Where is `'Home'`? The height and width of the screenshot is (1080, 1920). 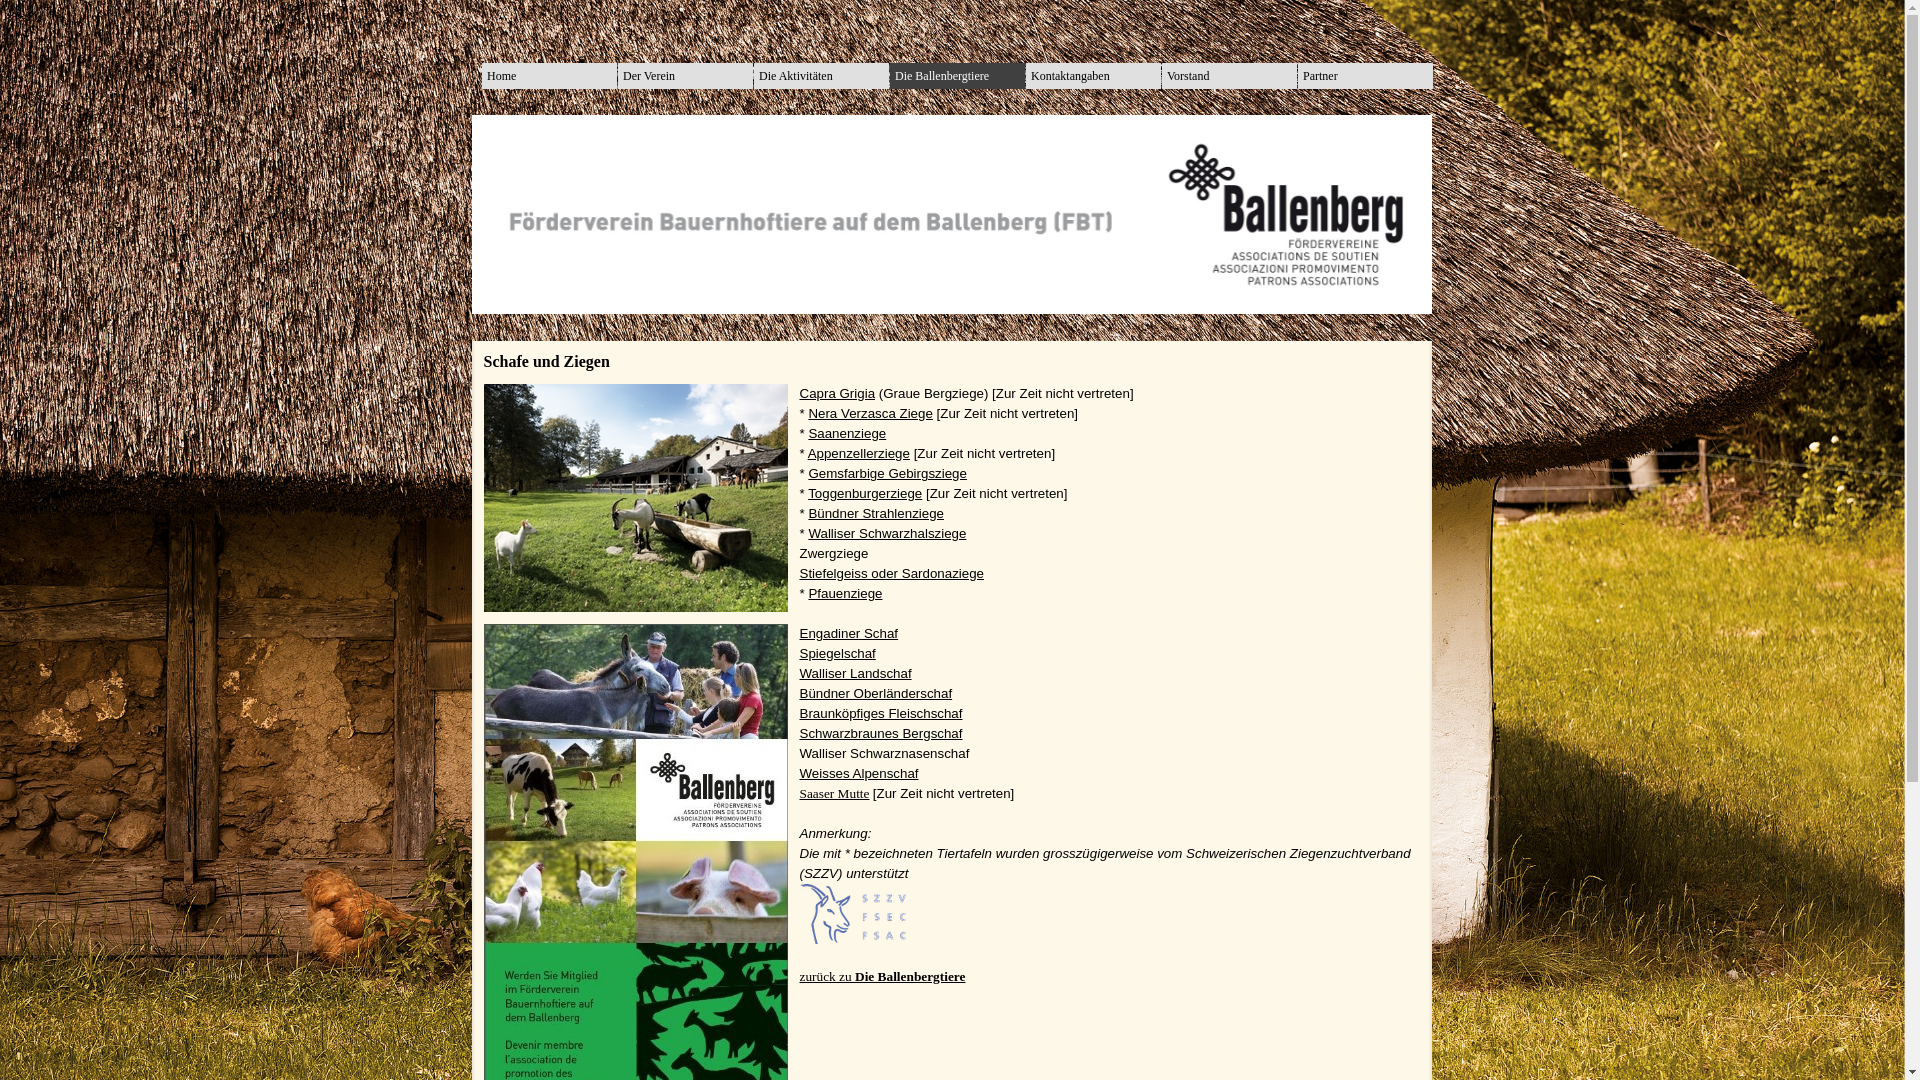
'Home' is located at coordinates (549, 75).